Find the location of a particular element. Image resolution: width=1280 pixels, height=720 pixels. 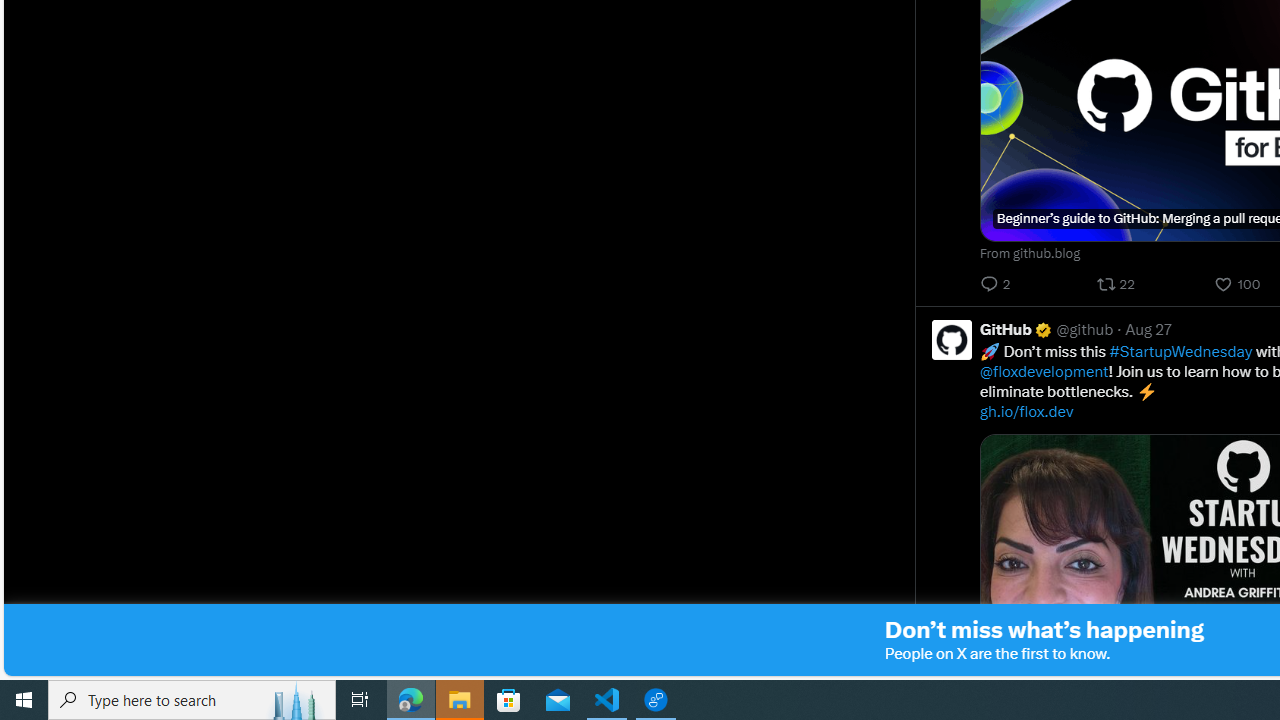

'22 reposts. Repost' is located at coordinates (1117, 284).